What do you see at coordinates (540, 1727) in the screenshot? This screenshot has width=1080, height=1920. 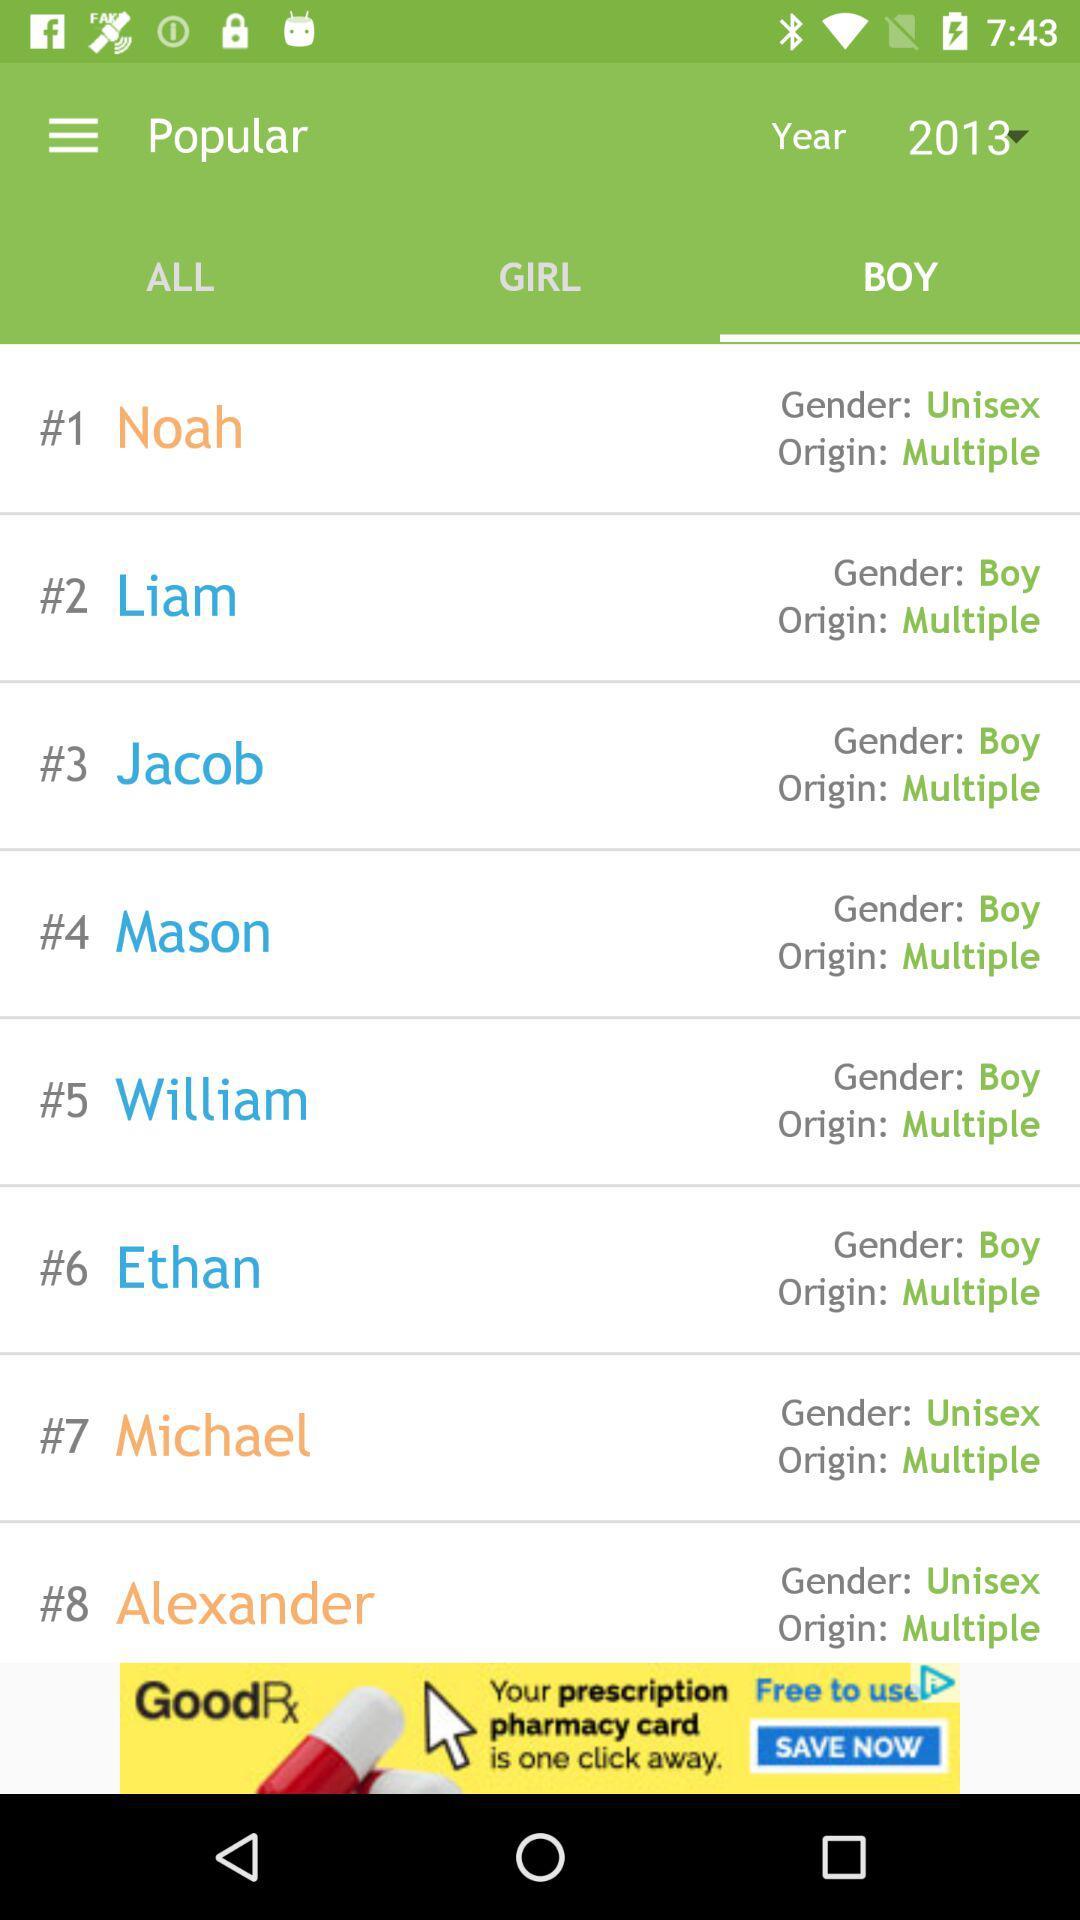 I see `advertising pop up banner` at bounding box center [540, 1727].